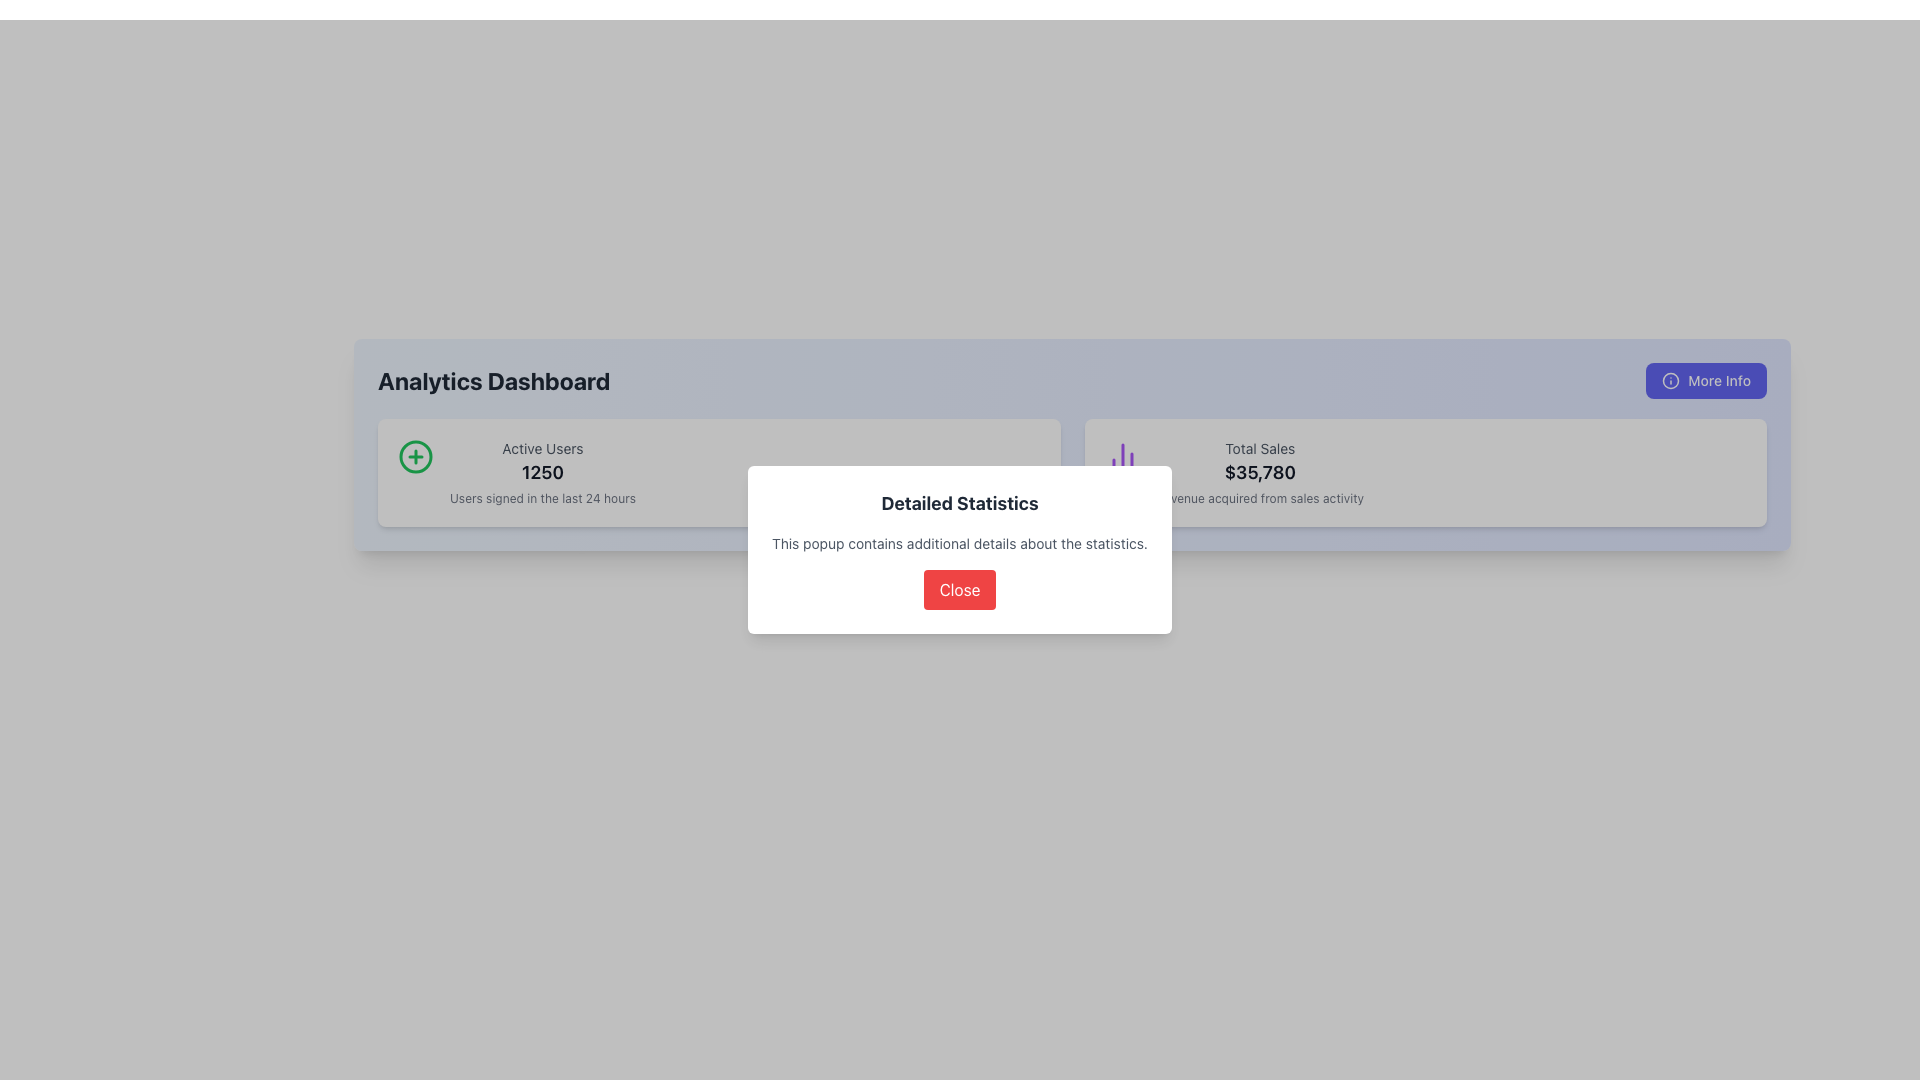 This screenshot has height=1080, width=1920. I want to click on the text element that reads 'This popup contains additional details about the statistics.' which is styled in a smaller gray font and is located within a white popup box, below the title 'Detailed Statistics' and above the red Close button, so click(960, 543).